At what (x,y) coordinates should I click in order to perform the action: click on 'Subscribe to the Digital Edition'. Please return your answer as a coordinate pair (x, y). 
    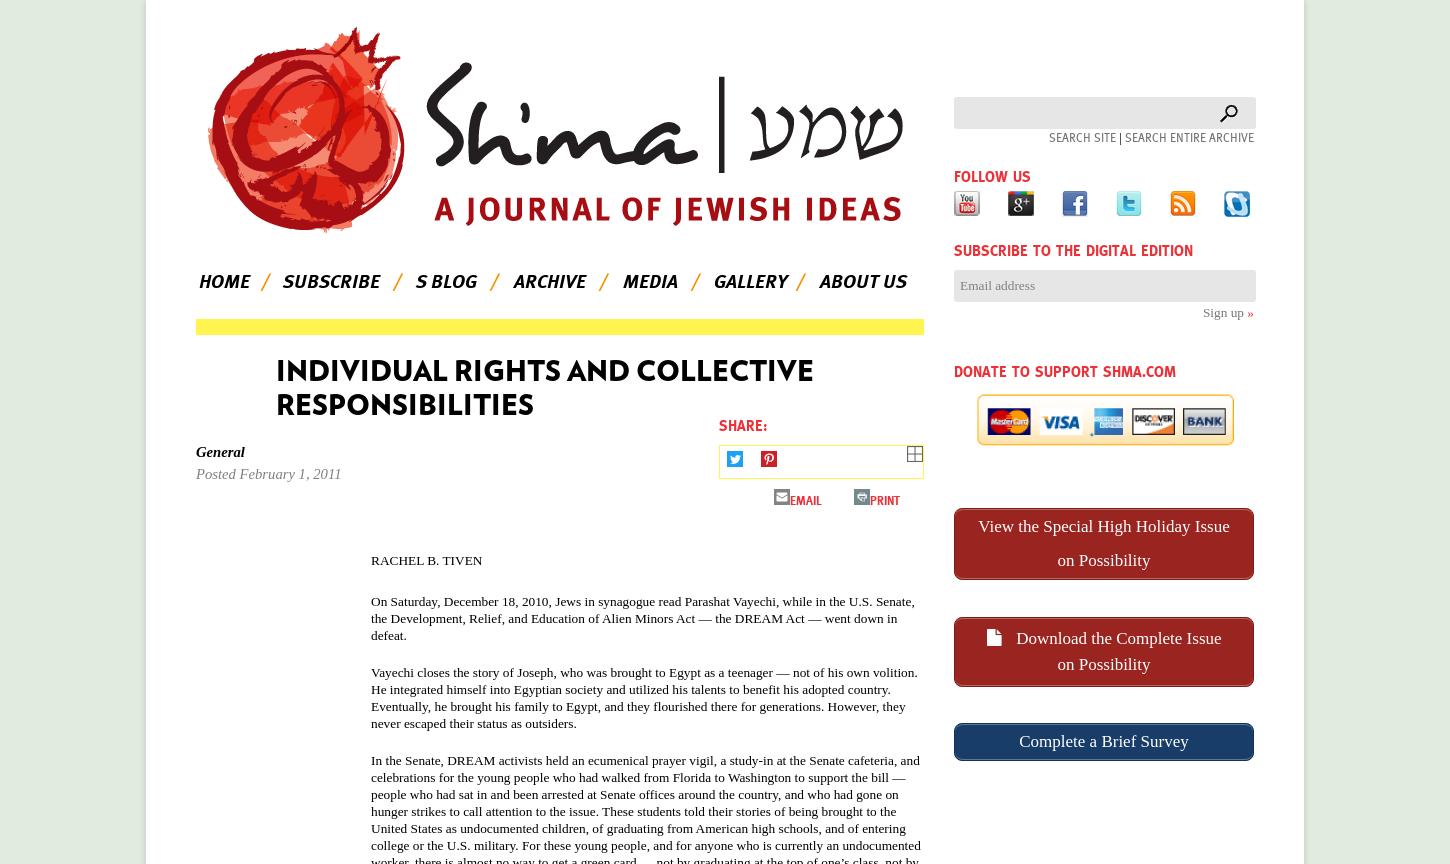
    Looking at the image, I should click on (952, 250).